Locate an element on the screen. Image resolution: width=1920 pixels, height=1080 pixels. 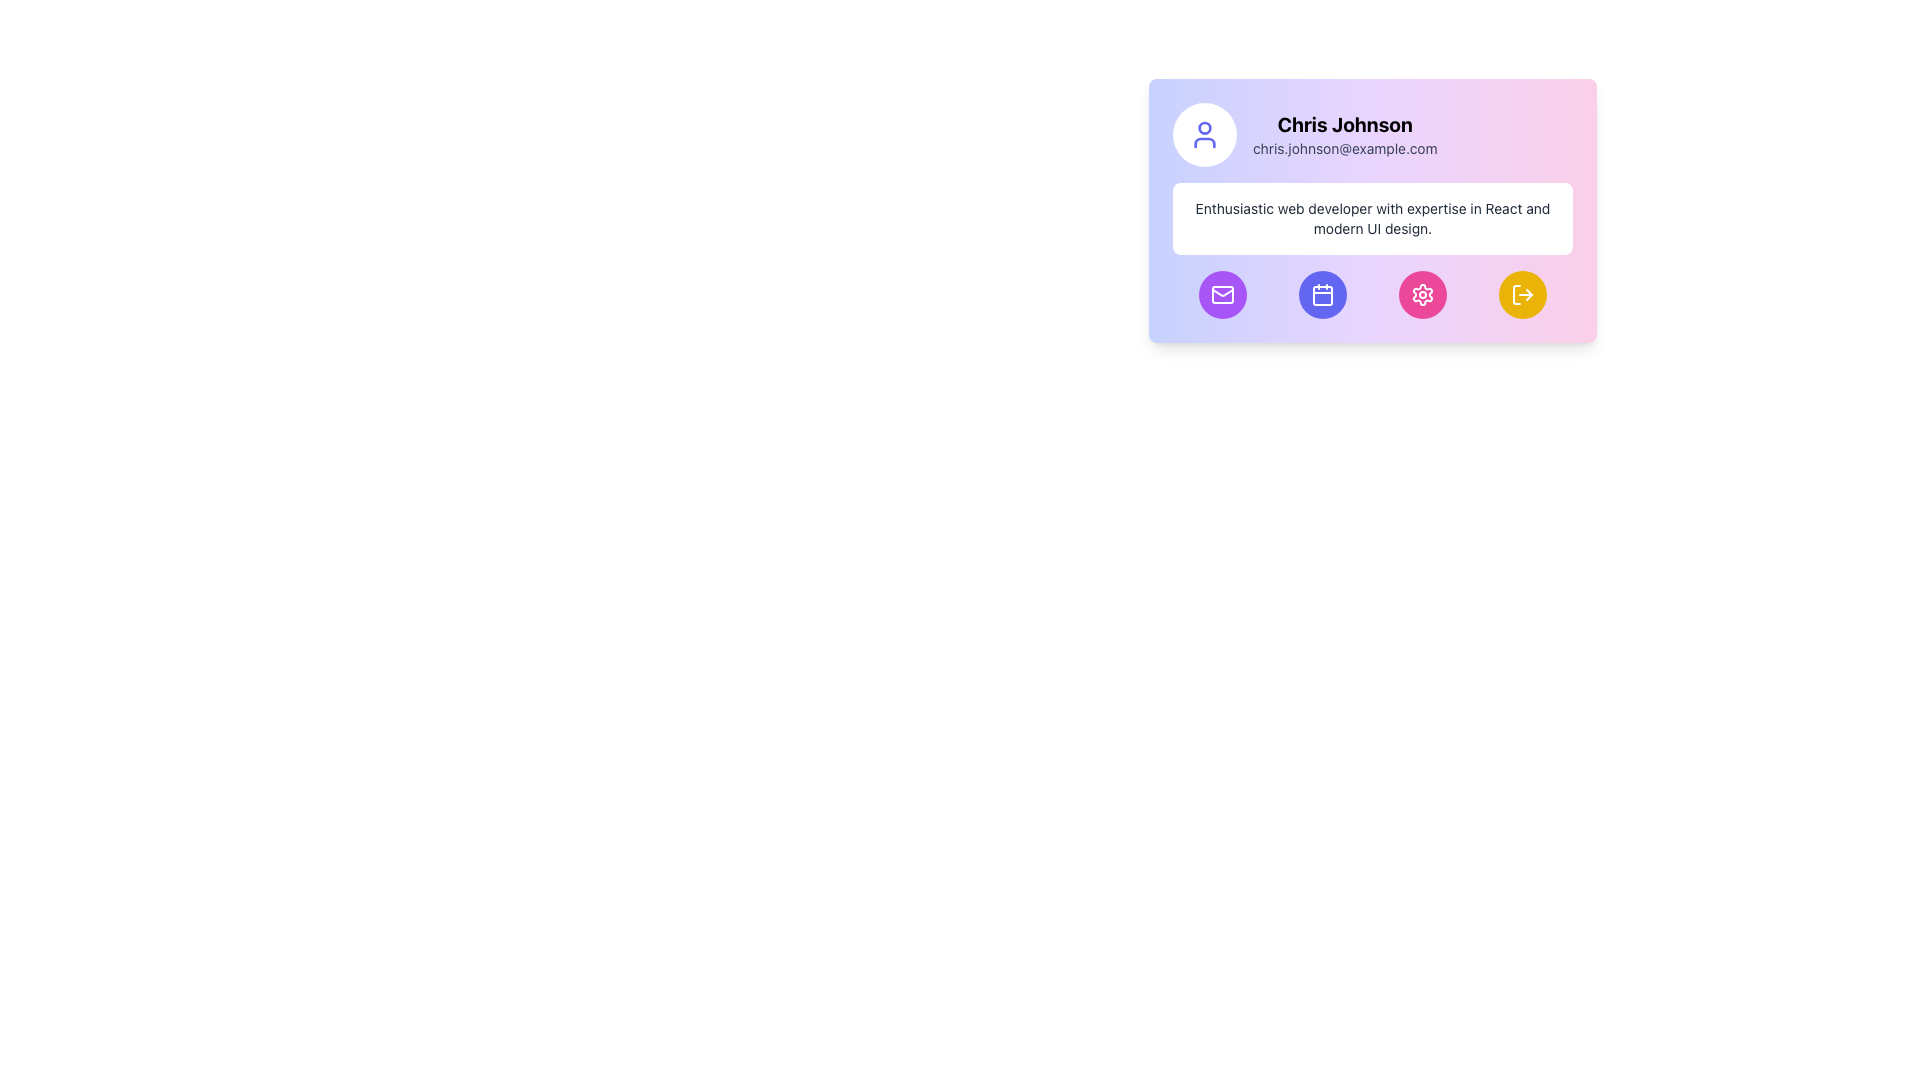
the fifth circular button in the horizontal row below the profile details card is located at coordinates (1521, 294).